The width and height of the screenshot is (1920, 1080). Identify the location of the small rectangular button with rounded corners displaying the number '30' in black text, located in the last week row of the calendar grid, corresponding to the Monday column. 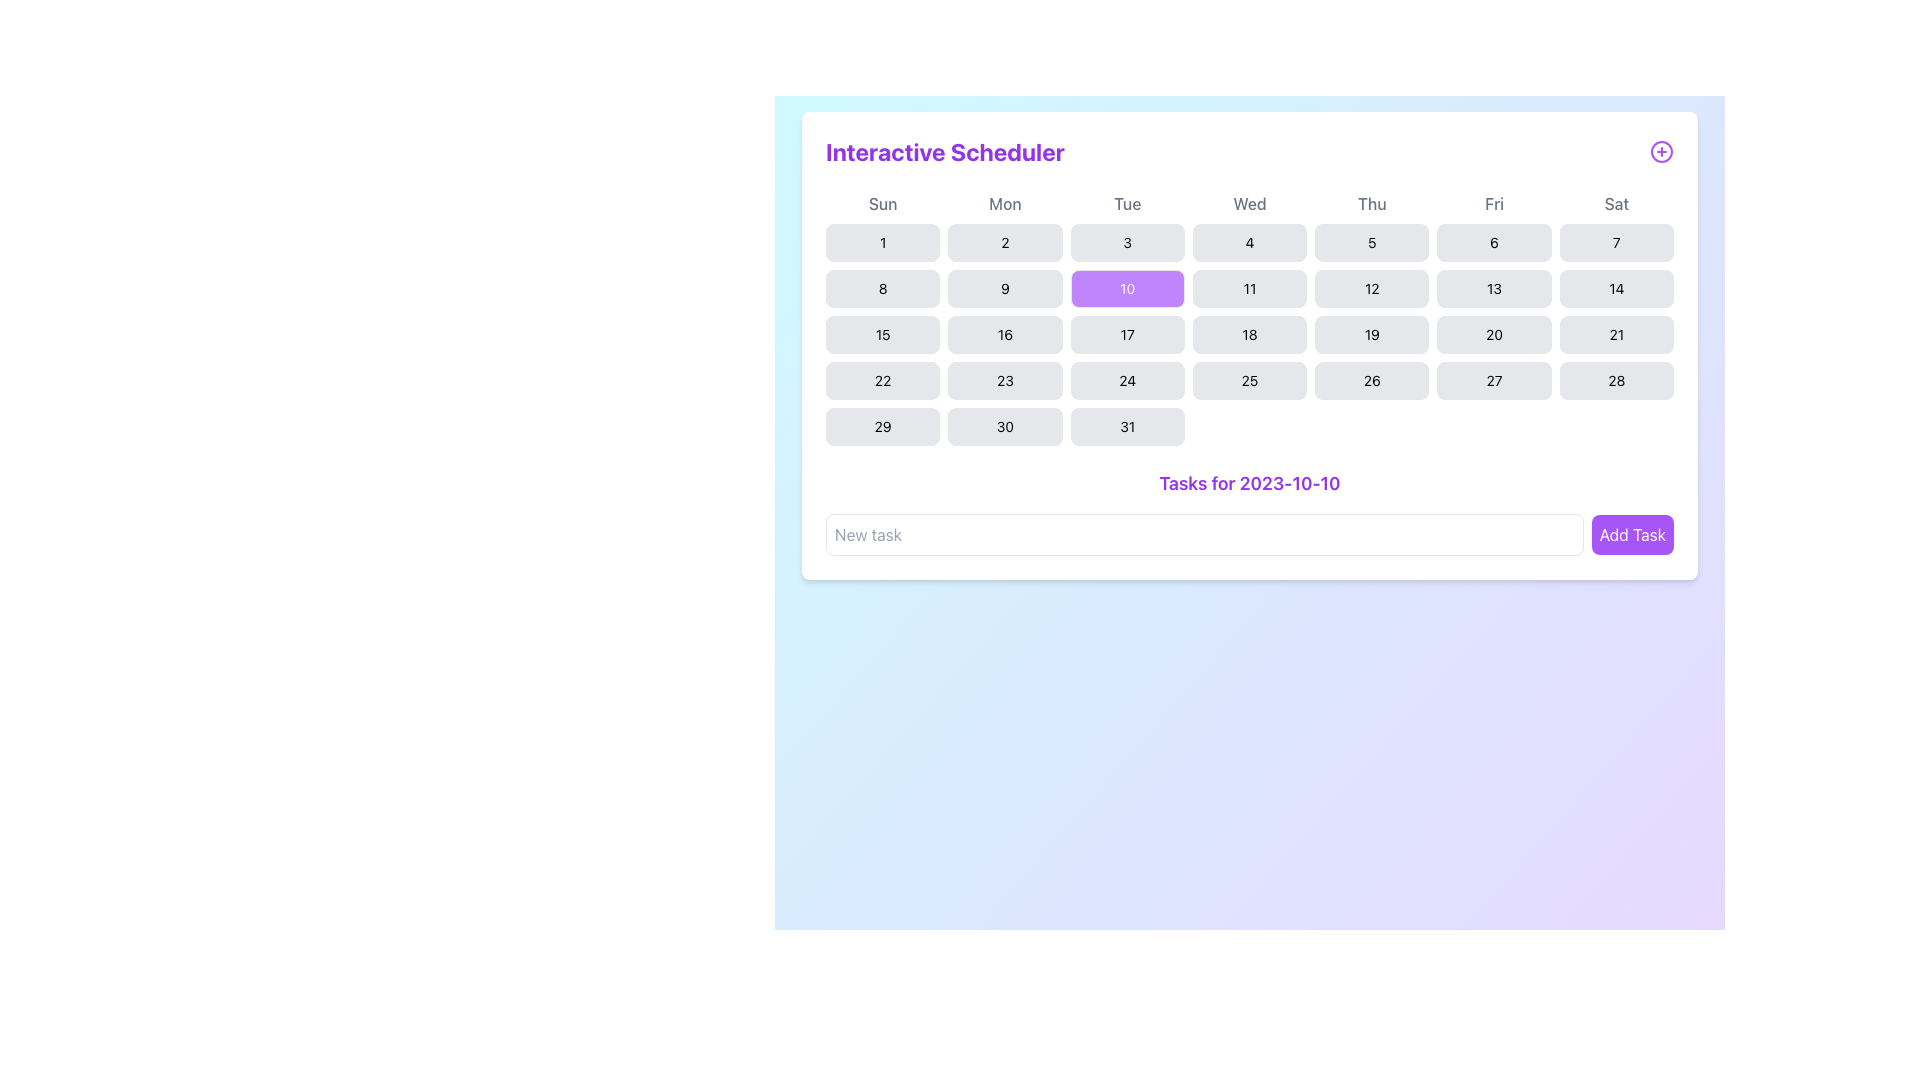
(1005, 426).